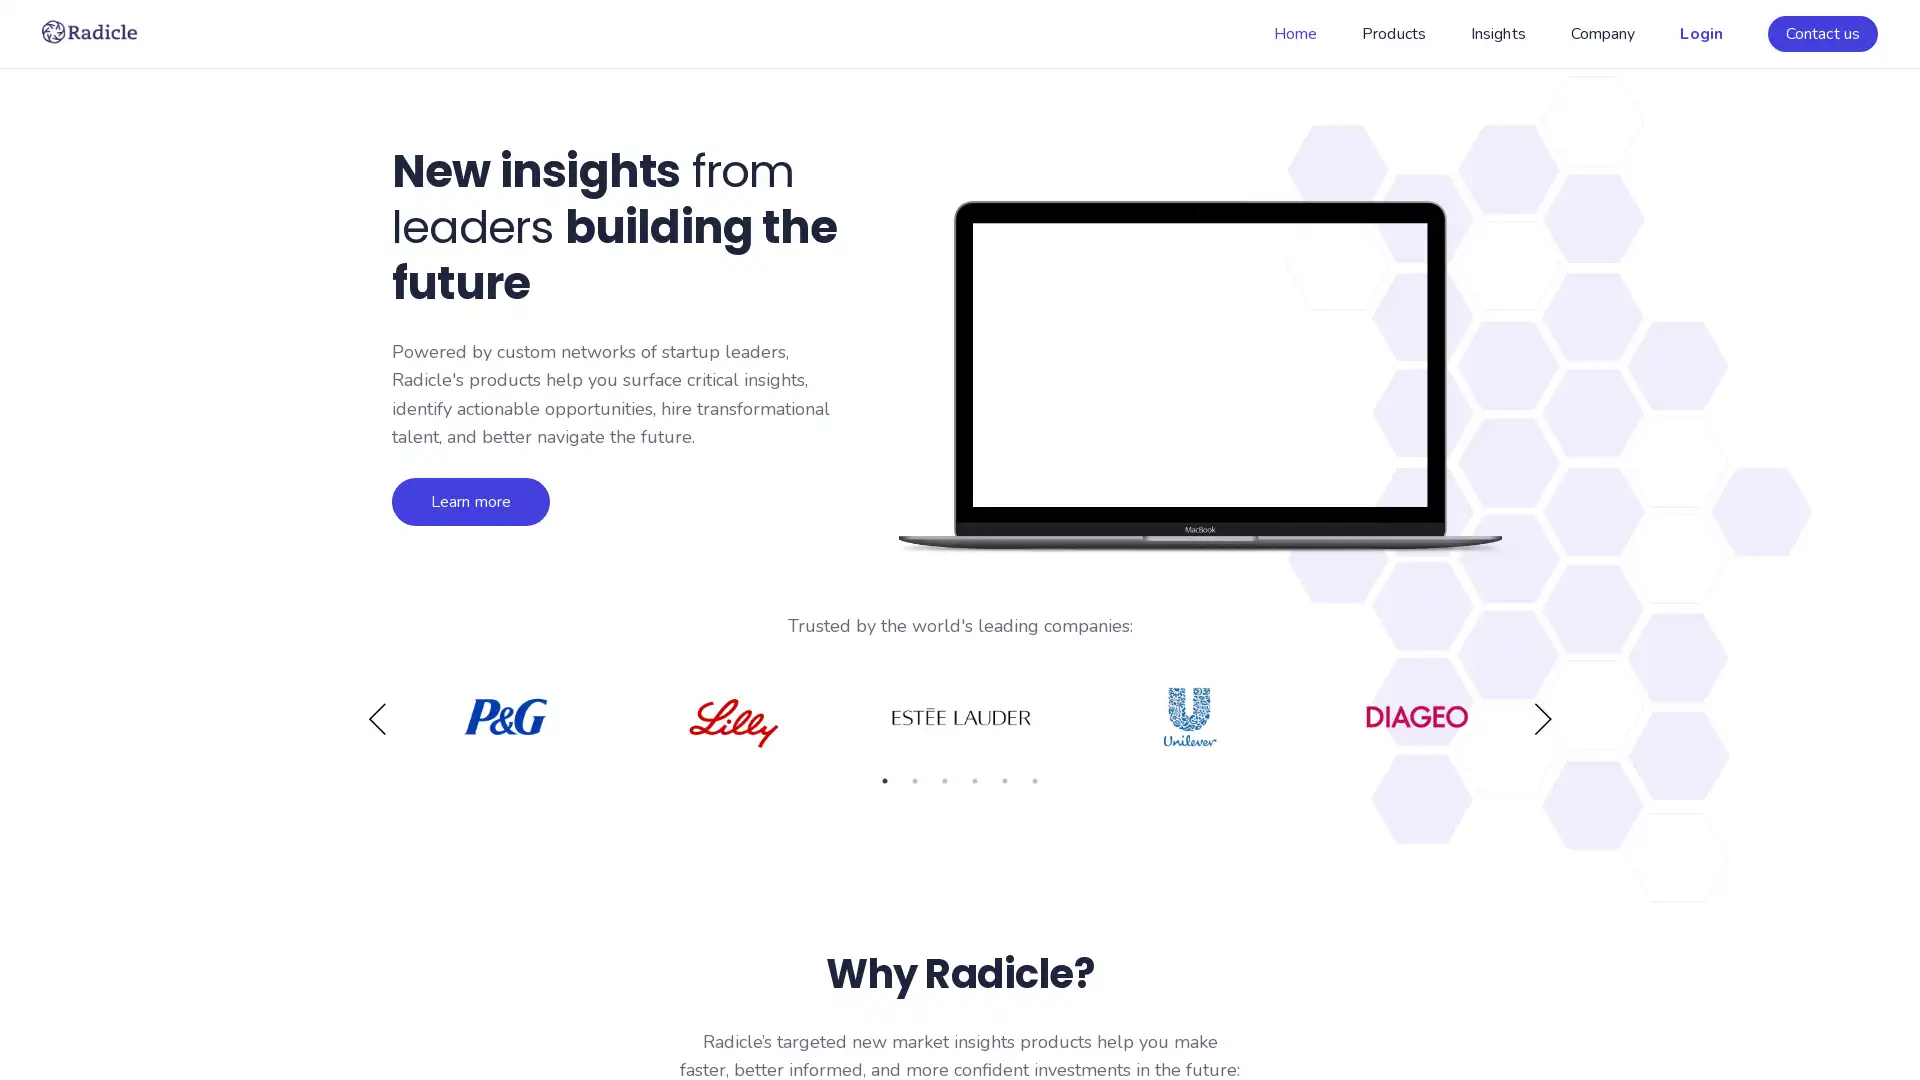  Describe the element at coordinates (914, 785) in the screenshot. I see `2` at that location.